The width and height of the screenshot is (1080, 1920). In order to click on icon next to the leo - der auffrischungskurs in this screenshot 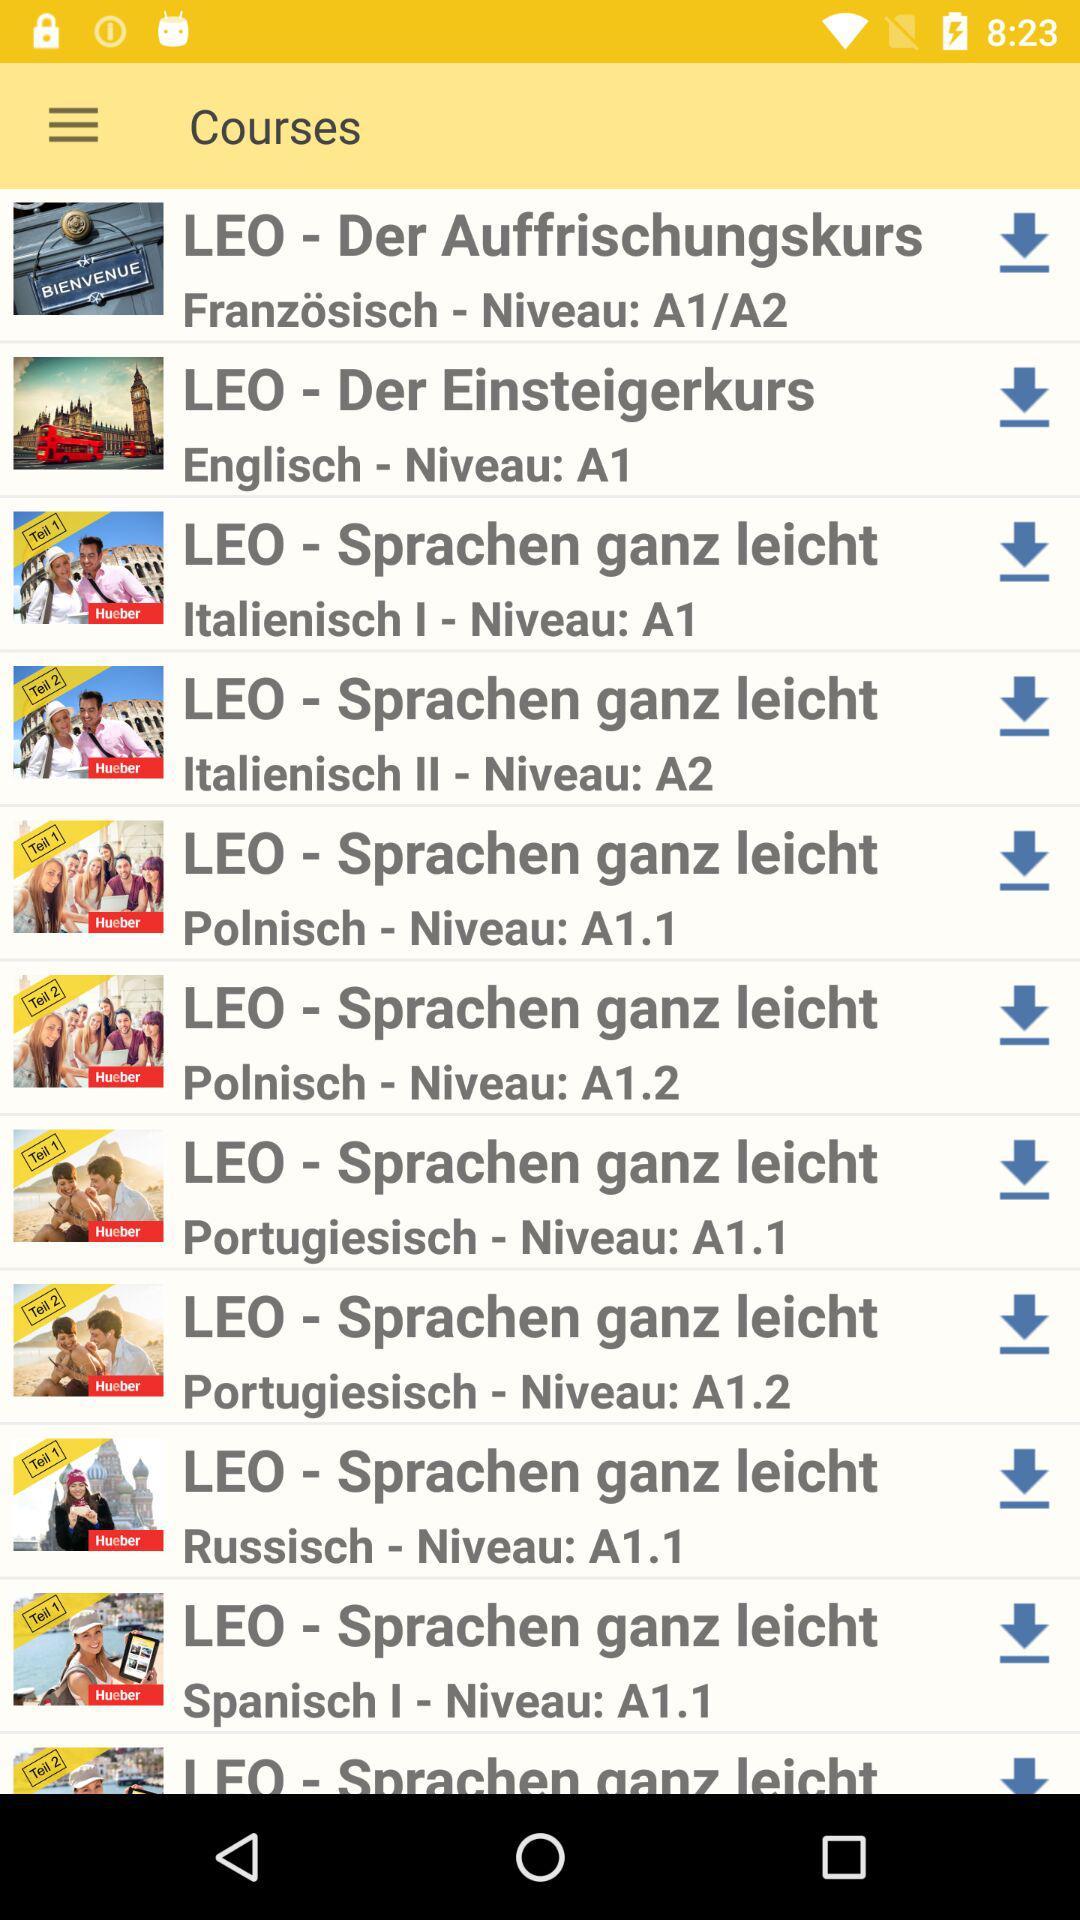, I will do `click(72, 124)`.